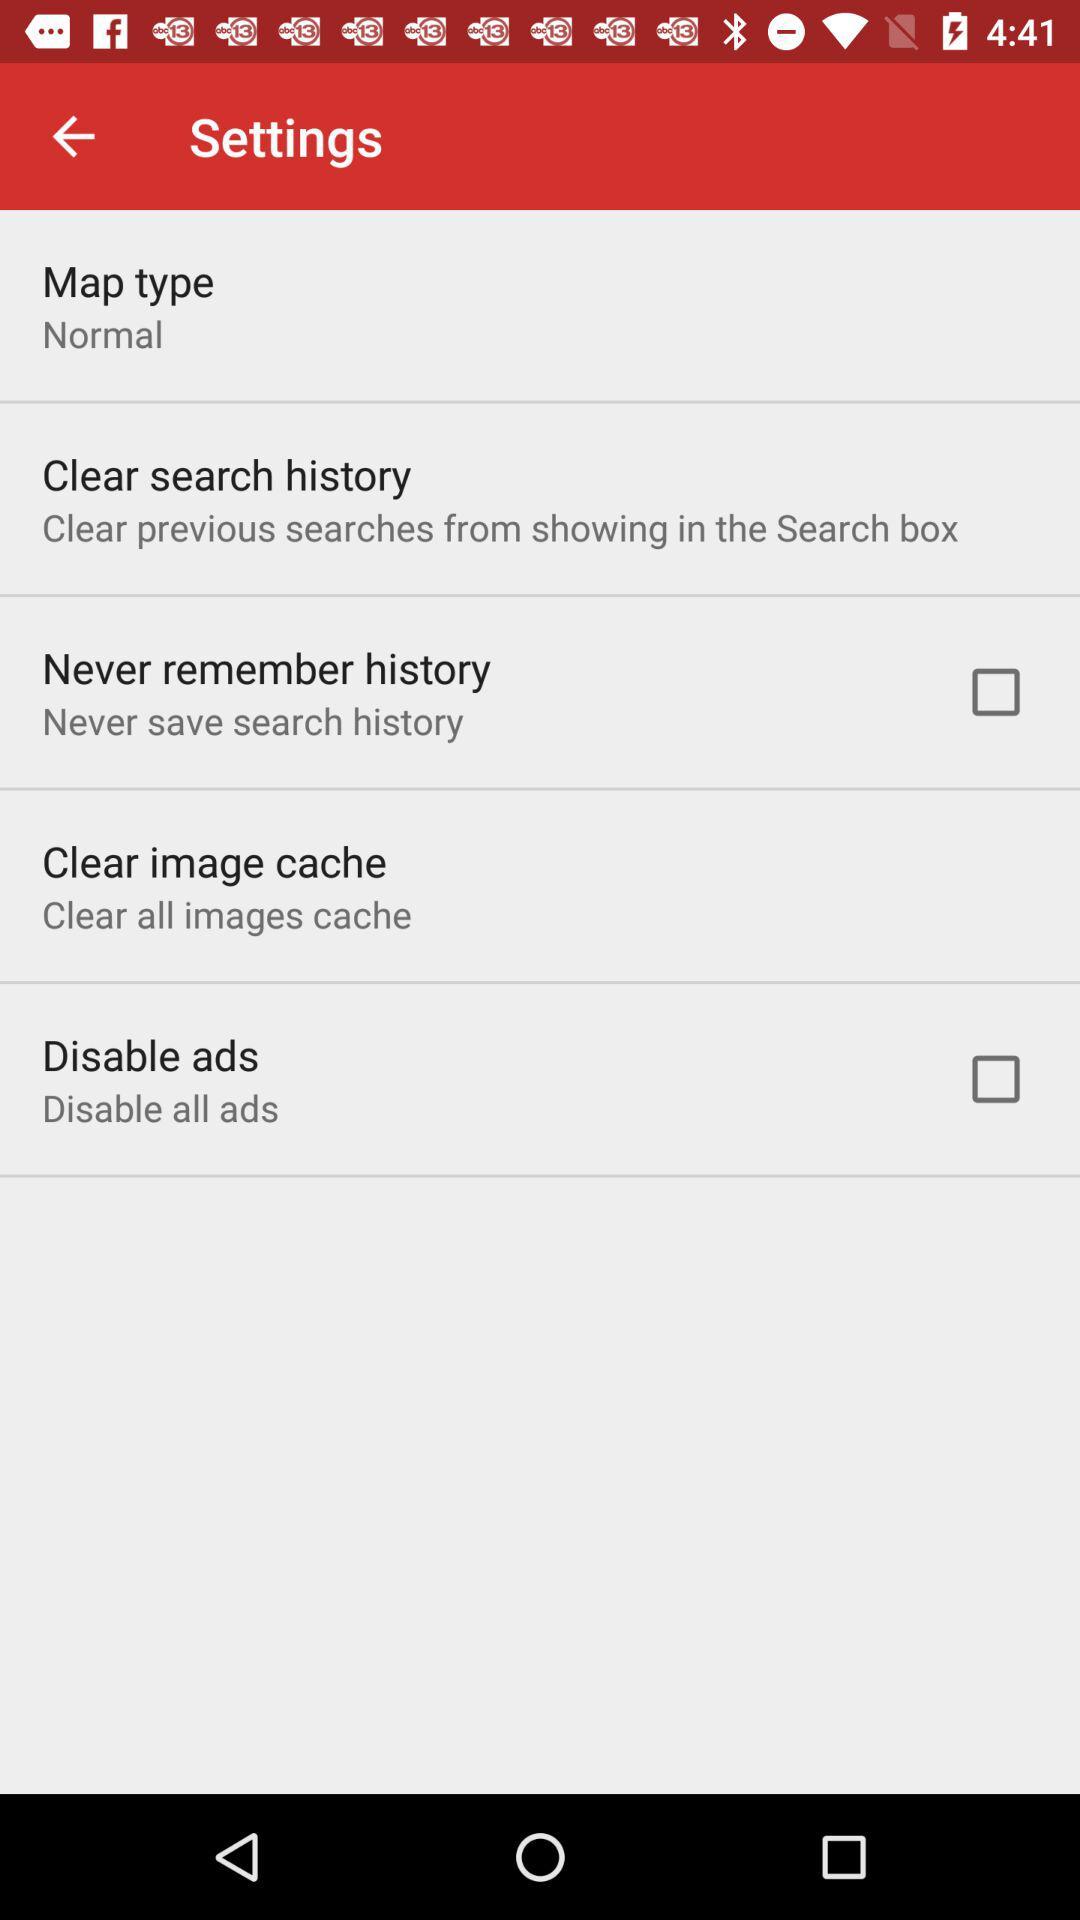 This screenshot has width=1080, height=1920. Describe the element at coordinates (251, 720) in the screenshot. I see `icon below never remember history` at that location.